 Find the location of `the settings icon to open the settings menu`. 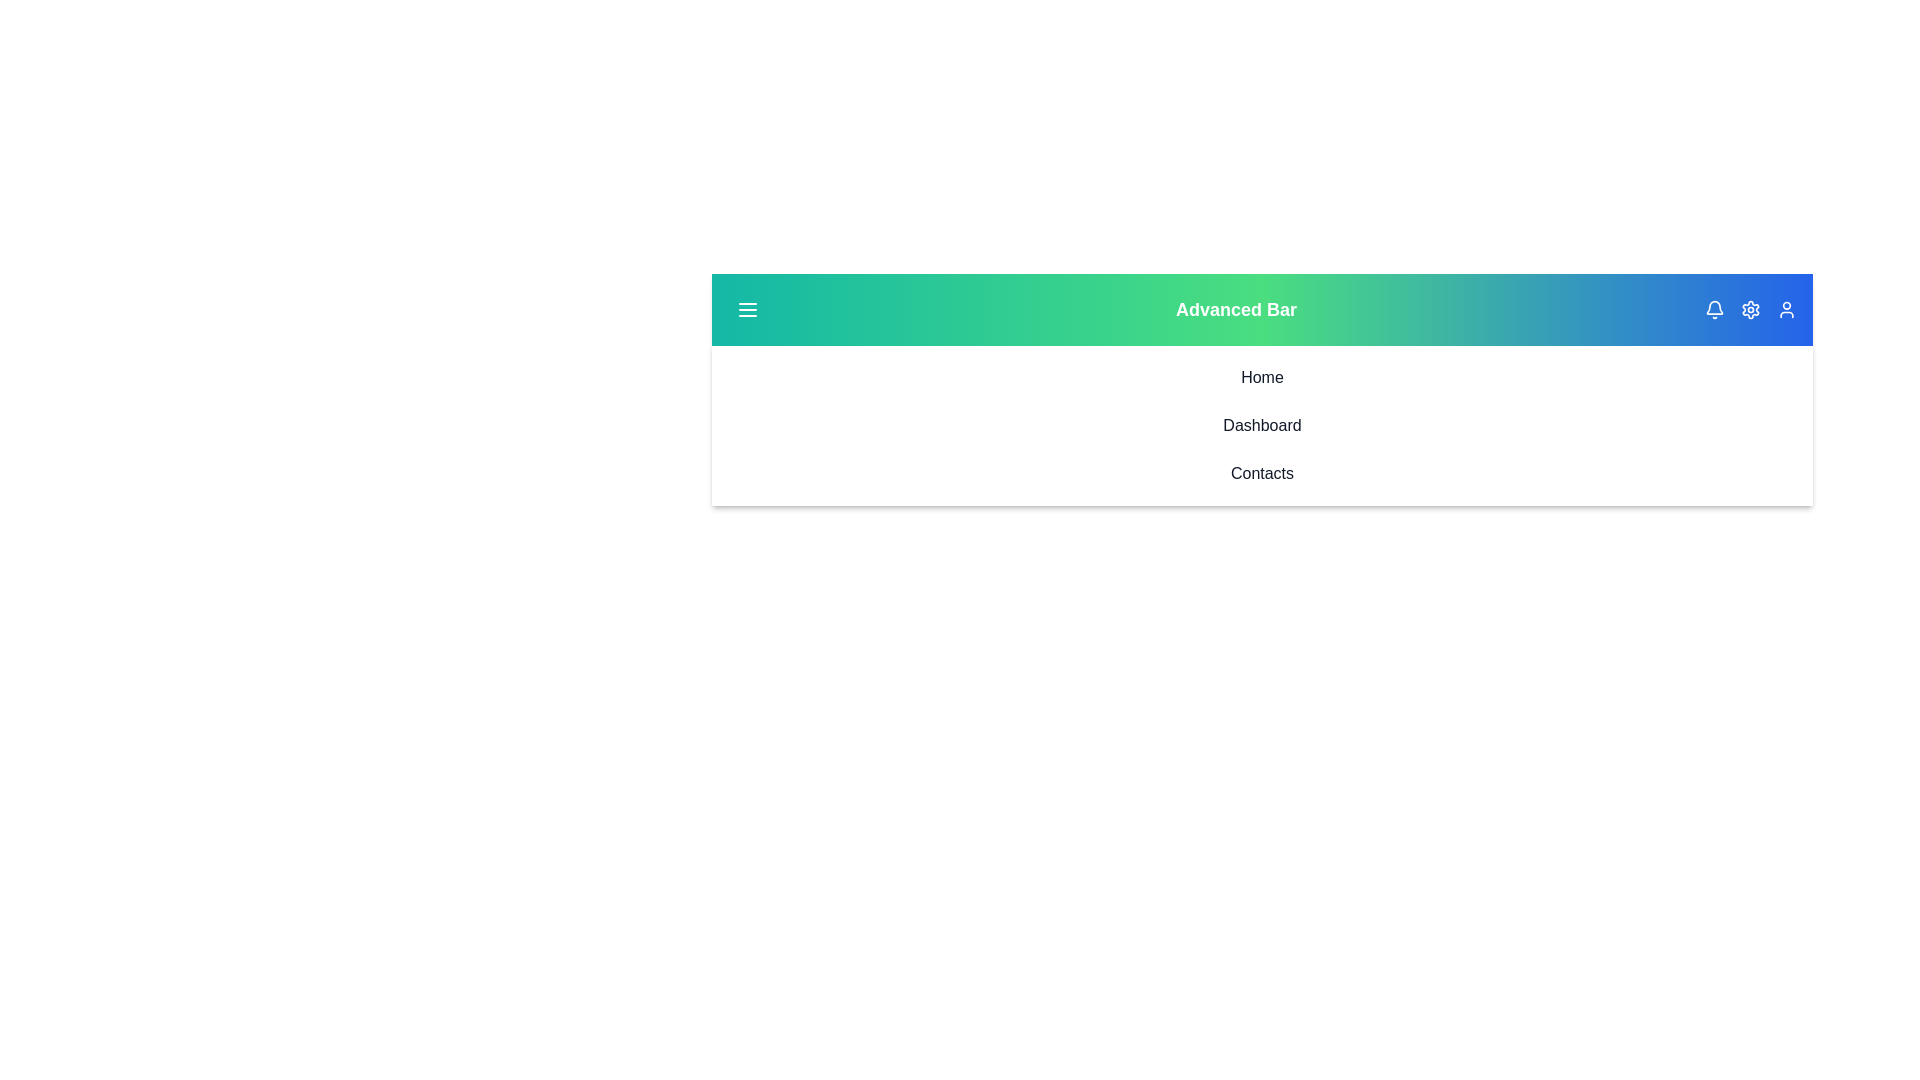

the settings icon to open the settings menu is located at coordinates (1750, 309).